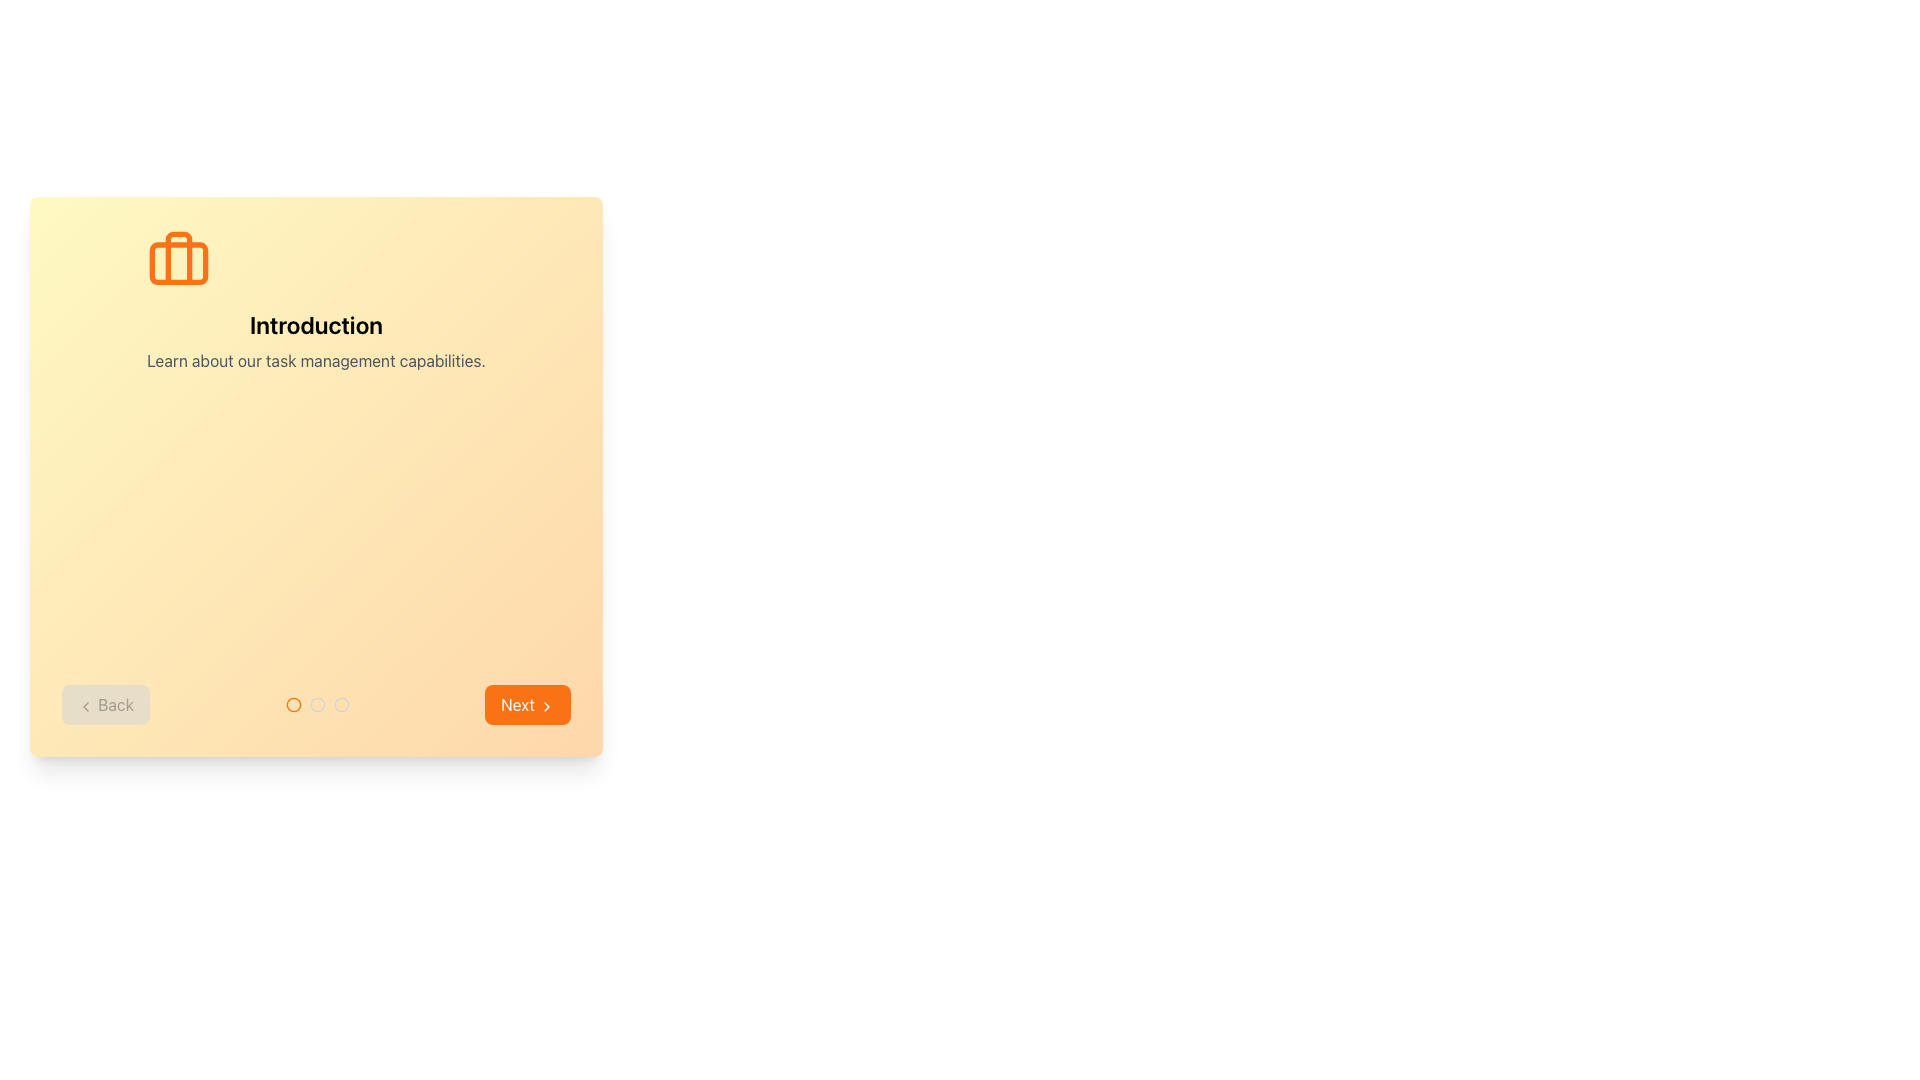  What do you see at coordinates (341, 704) in the screenshot?
I see `the third circular step indicator with a gray border located in the lower section of the interface` at bounding box center [341, 704].